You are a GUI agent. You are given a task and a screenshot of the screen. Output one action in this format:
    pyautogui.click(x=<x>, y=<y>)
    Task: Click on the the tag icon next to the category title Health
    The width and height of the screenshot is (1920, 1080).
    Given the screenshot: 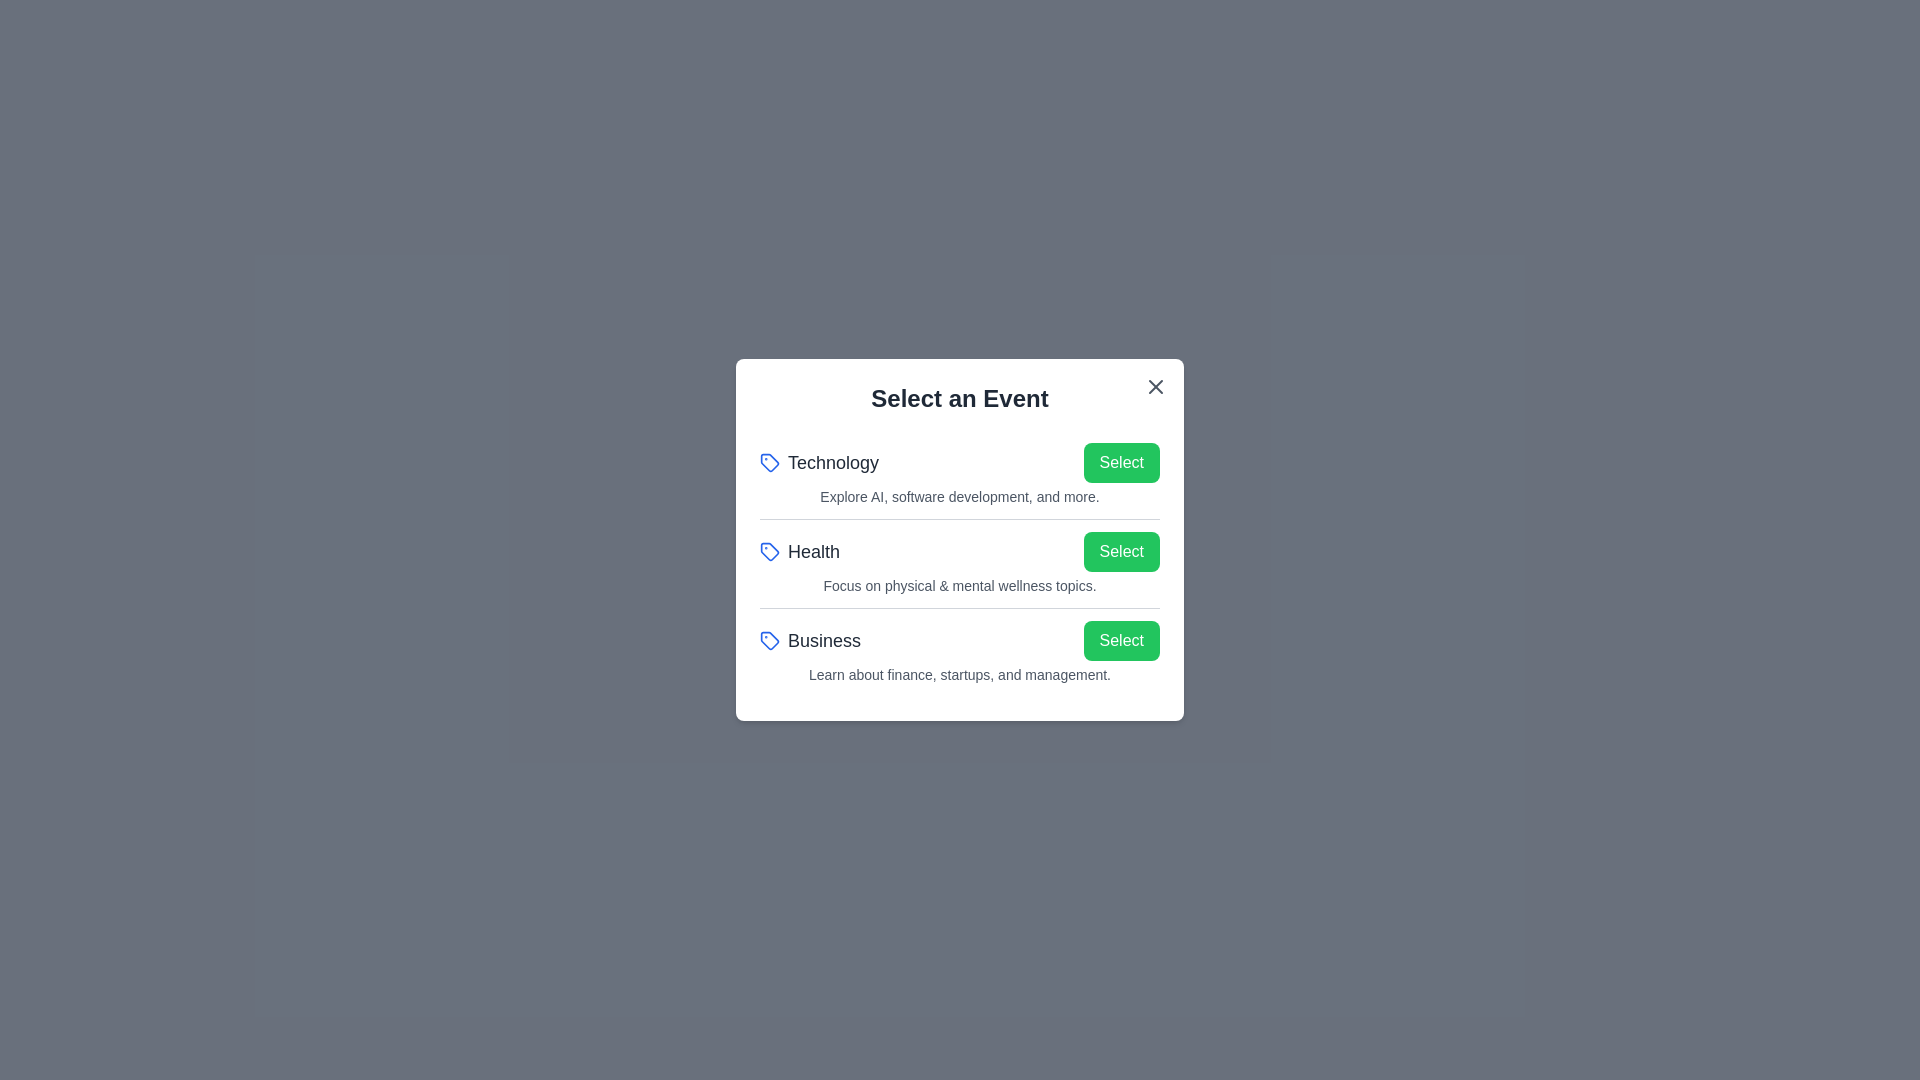 What is the action you would take?
    pyautogui.click(x=768, y=551)
    